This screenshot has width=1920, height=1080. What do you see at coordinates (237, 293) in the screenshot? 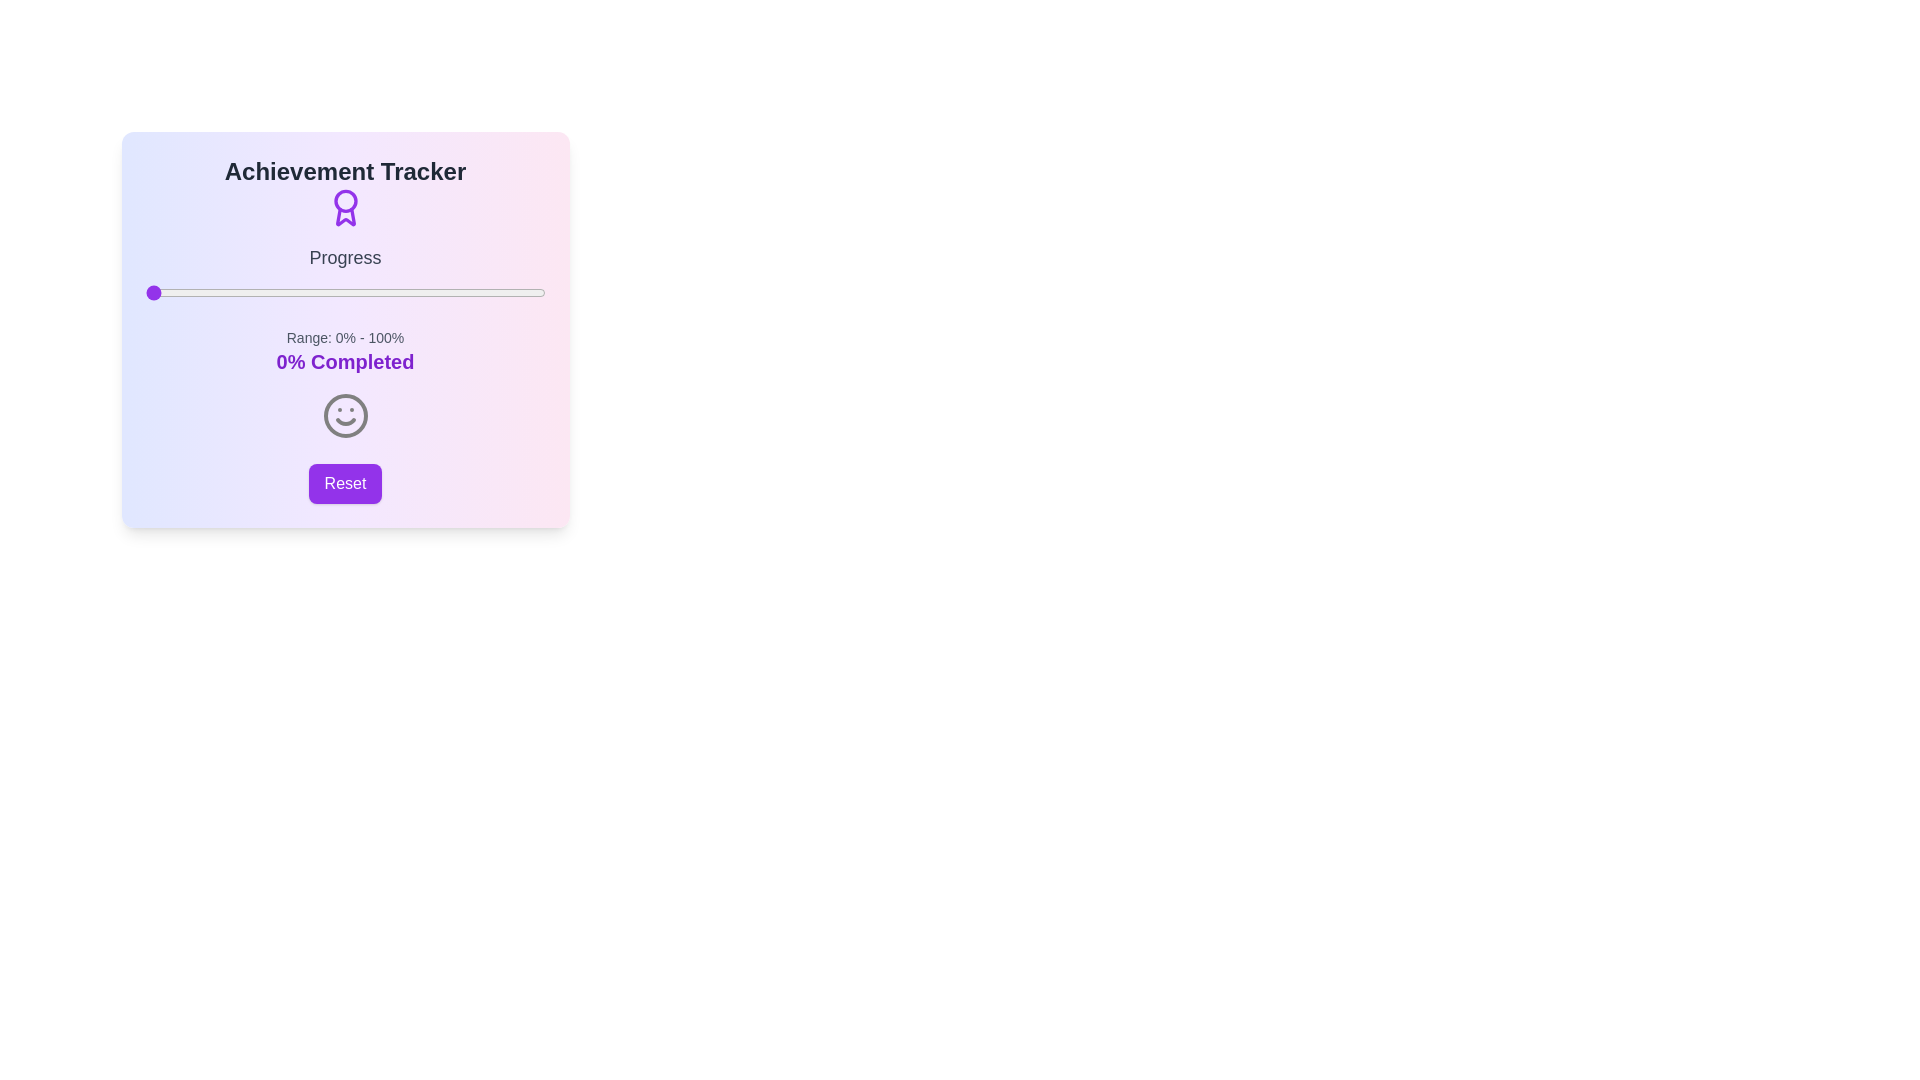
I see `the progress slider to 23%` at bounding box center [237, 293].